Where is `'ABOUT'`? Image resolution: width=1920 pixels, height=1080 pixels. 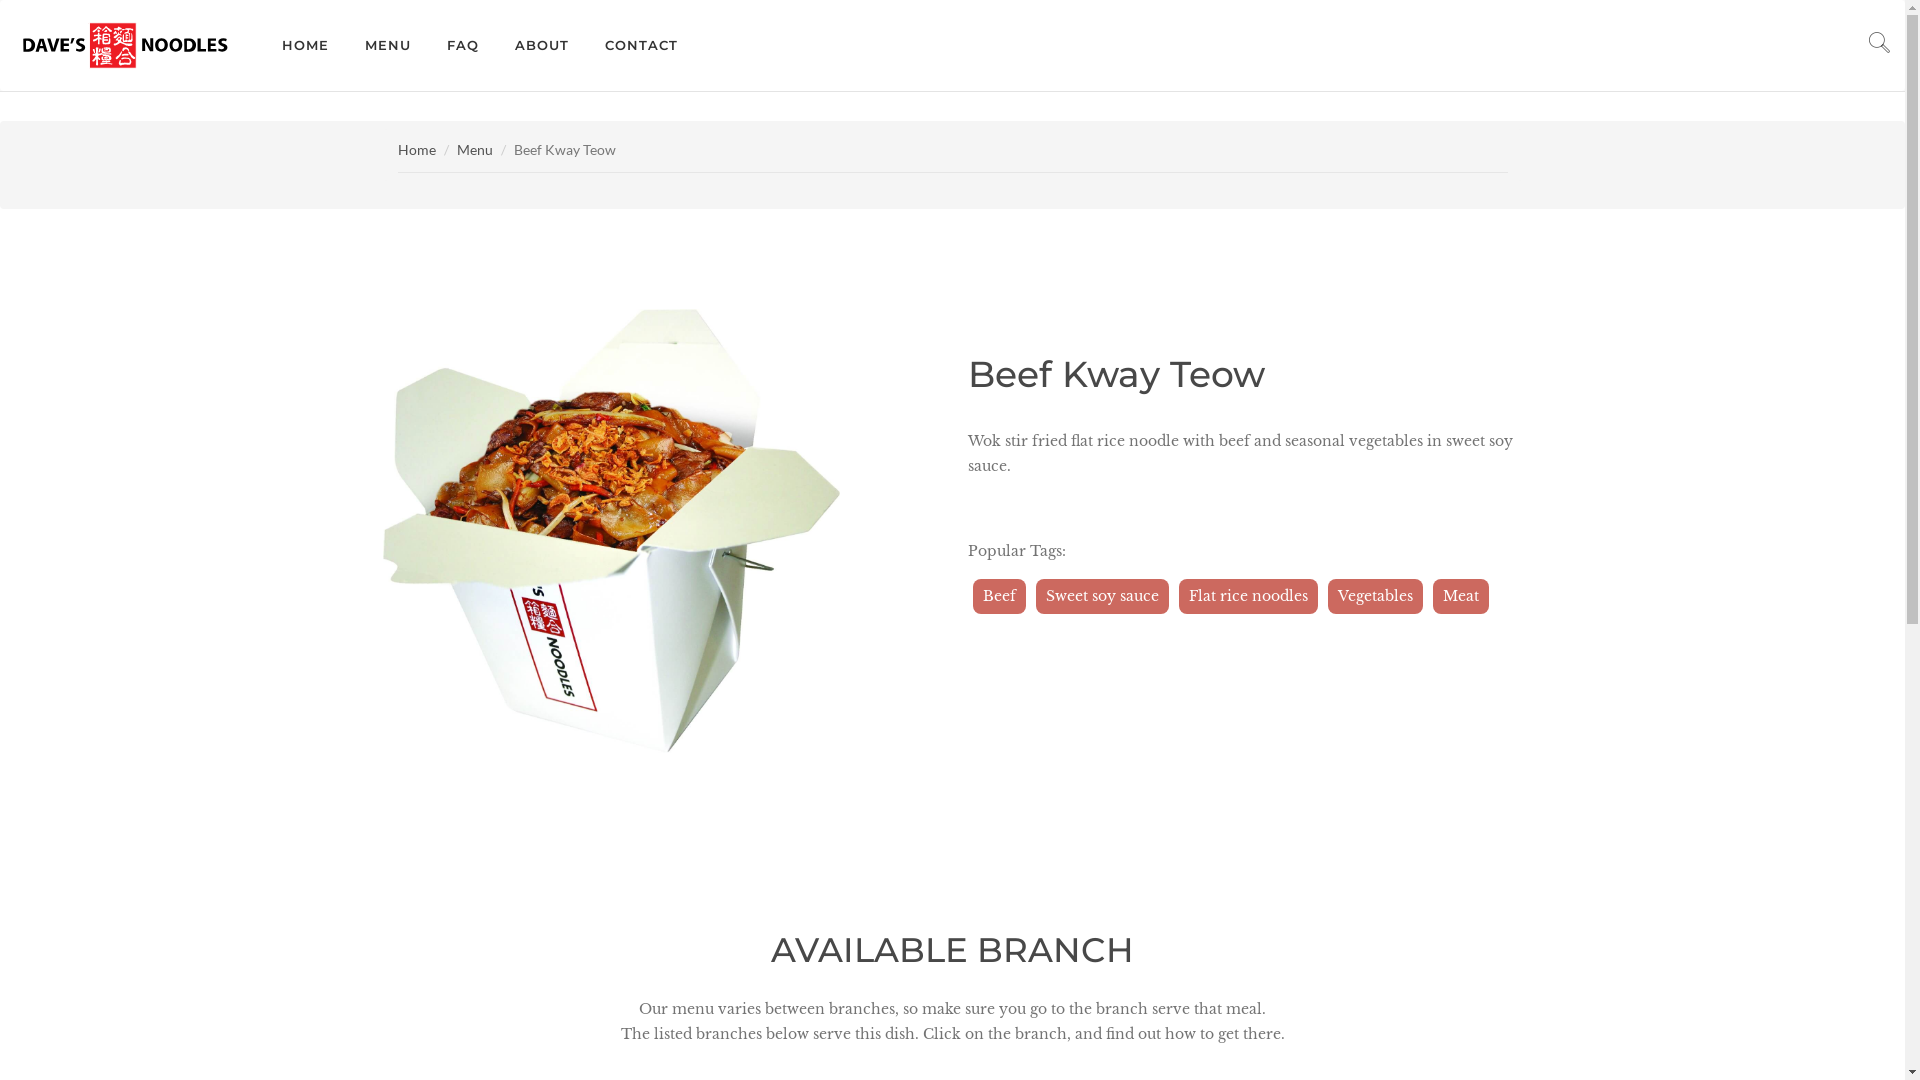
'ABOUT' is located at coordinates (542, 45).